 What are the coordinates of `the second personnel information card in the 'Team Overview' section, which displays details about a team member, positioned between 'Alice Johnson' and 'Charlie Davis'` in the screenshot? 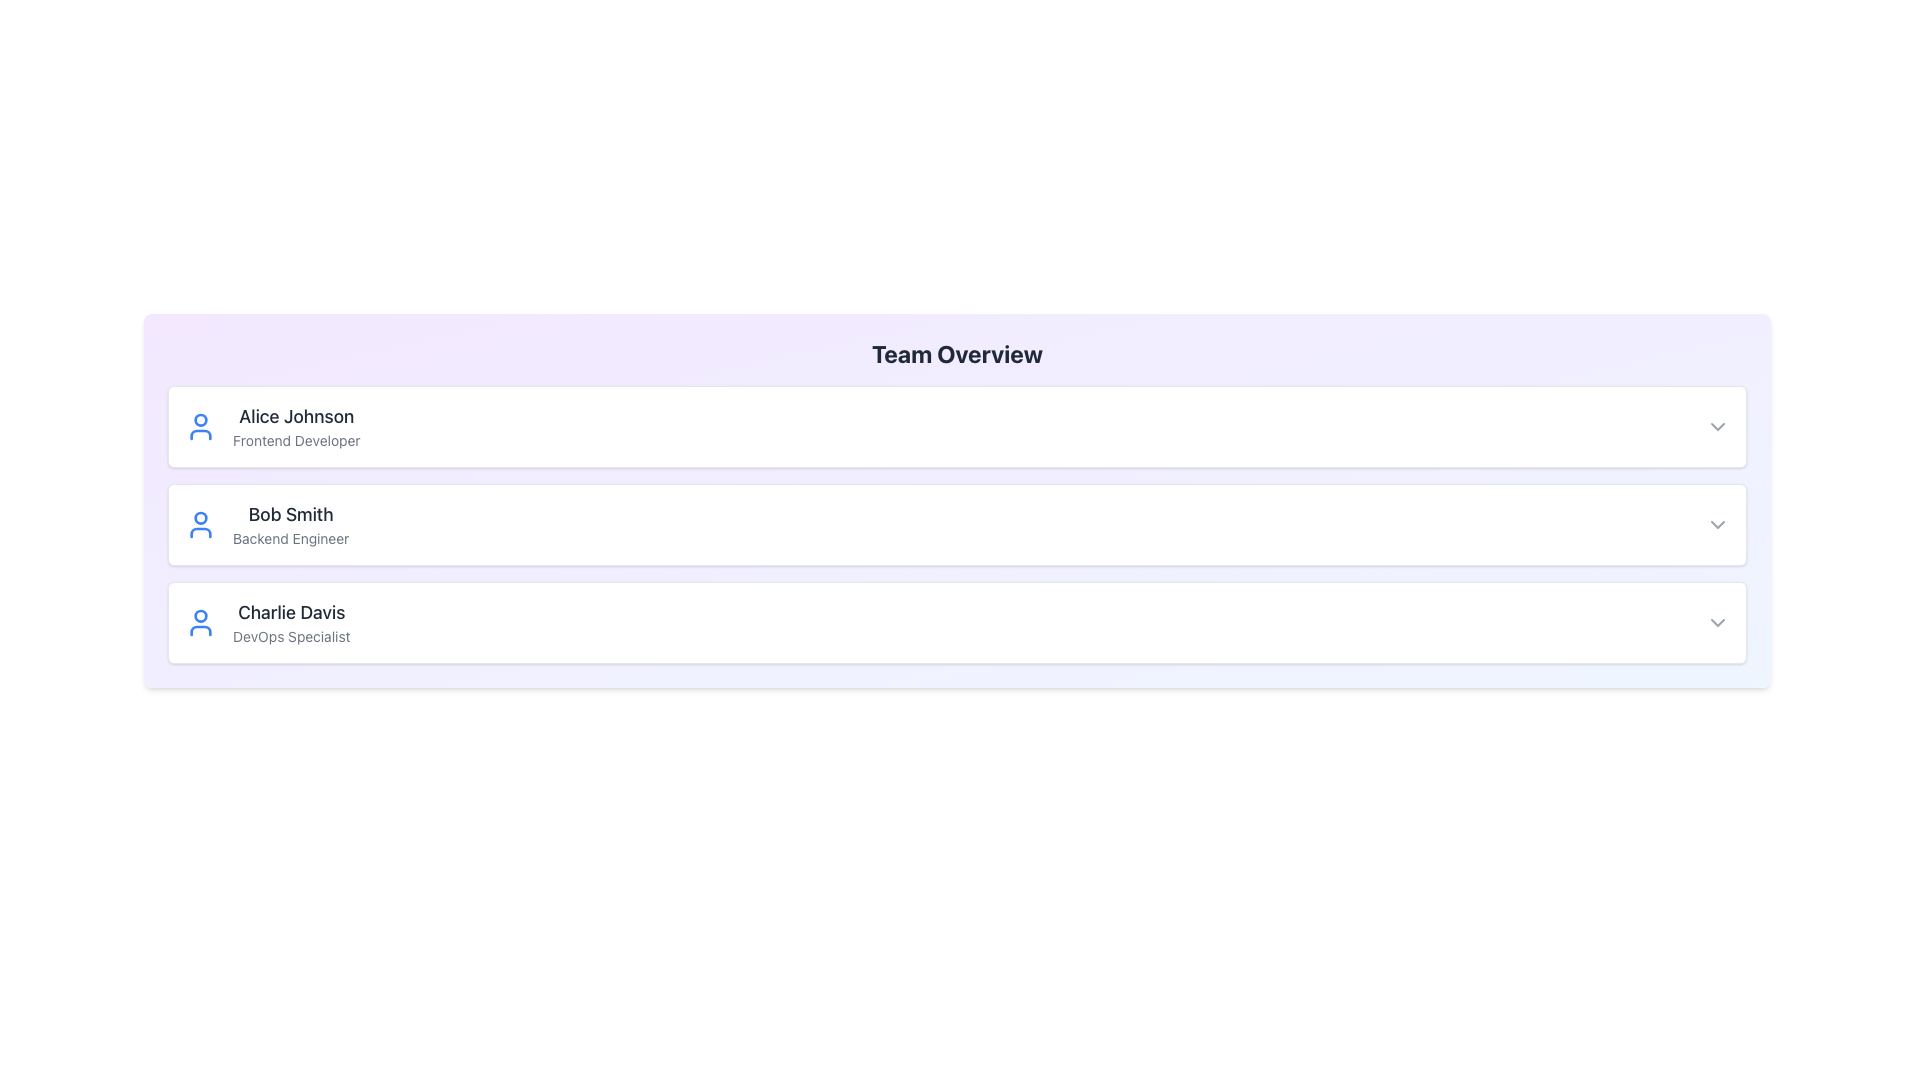 It's located at (266, 523).